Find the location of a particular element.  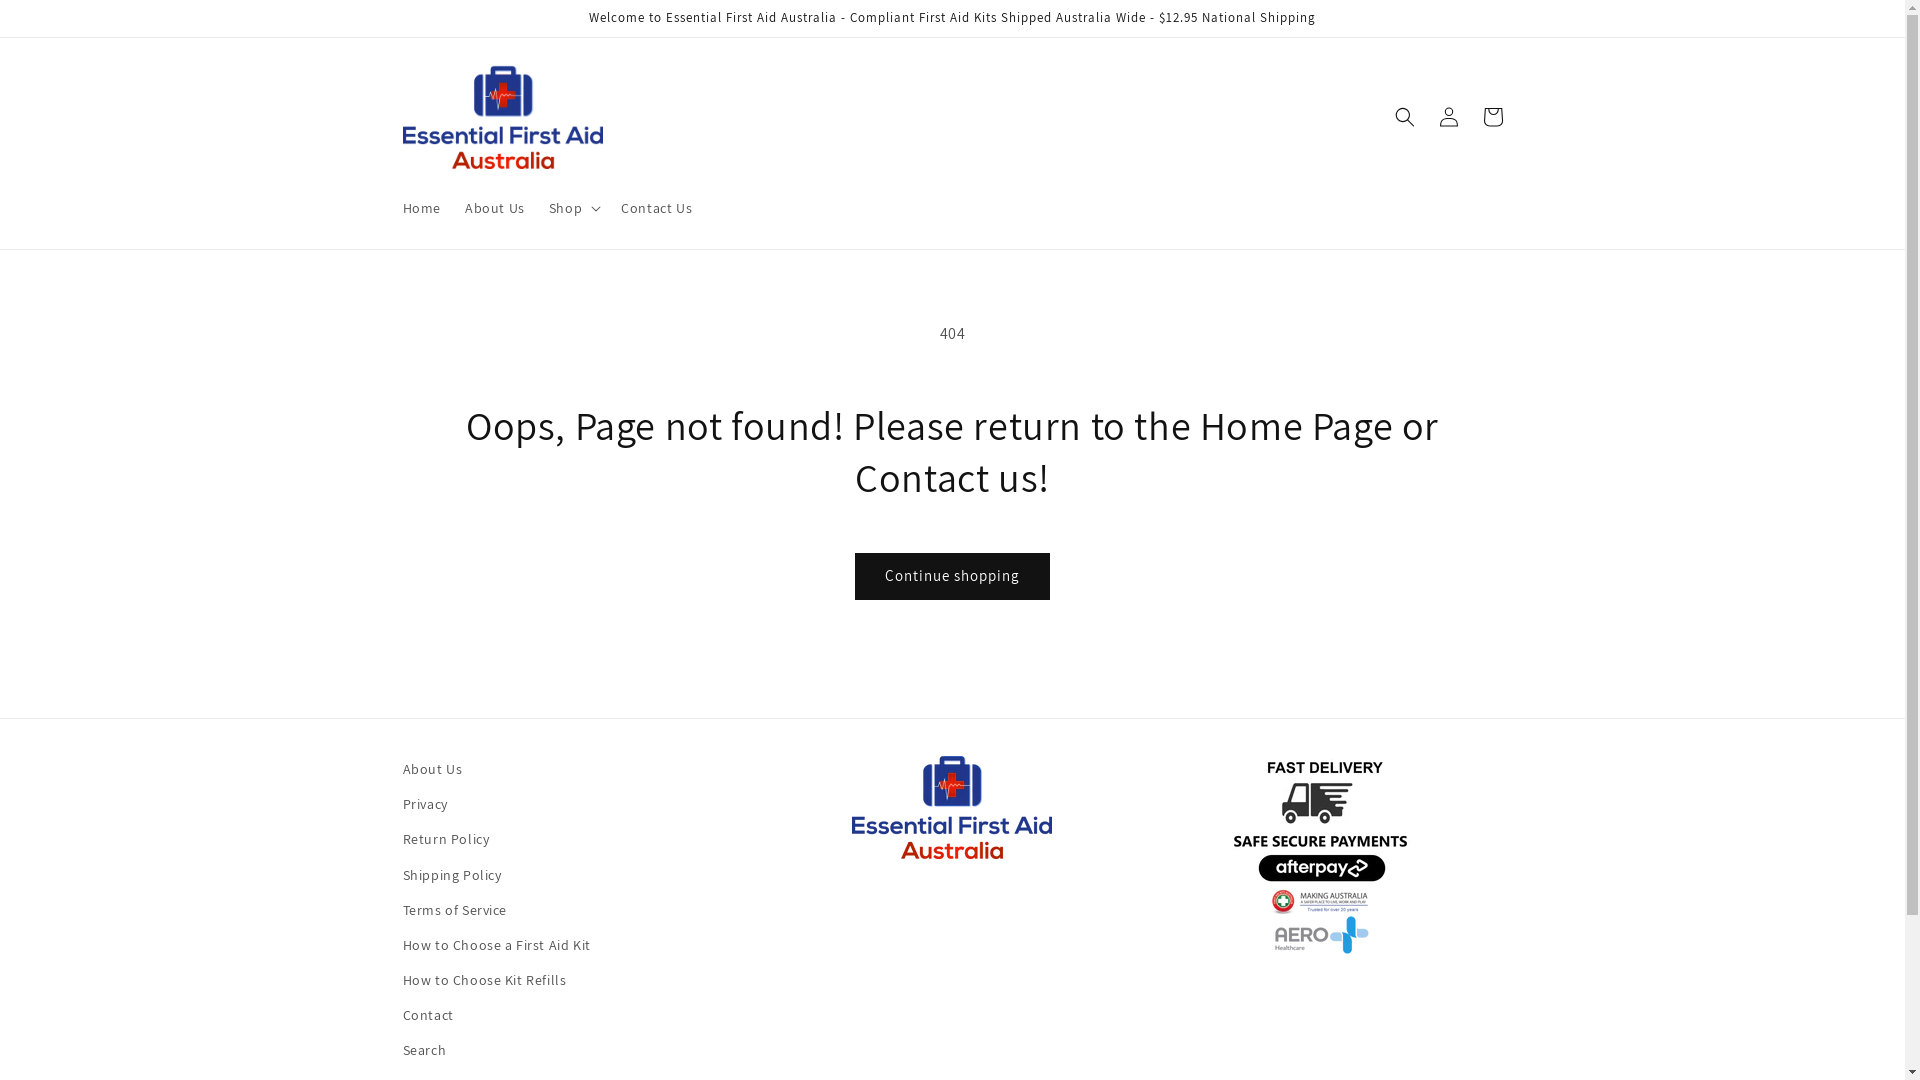

'Return Policy' is located at coordinates (444, 839).